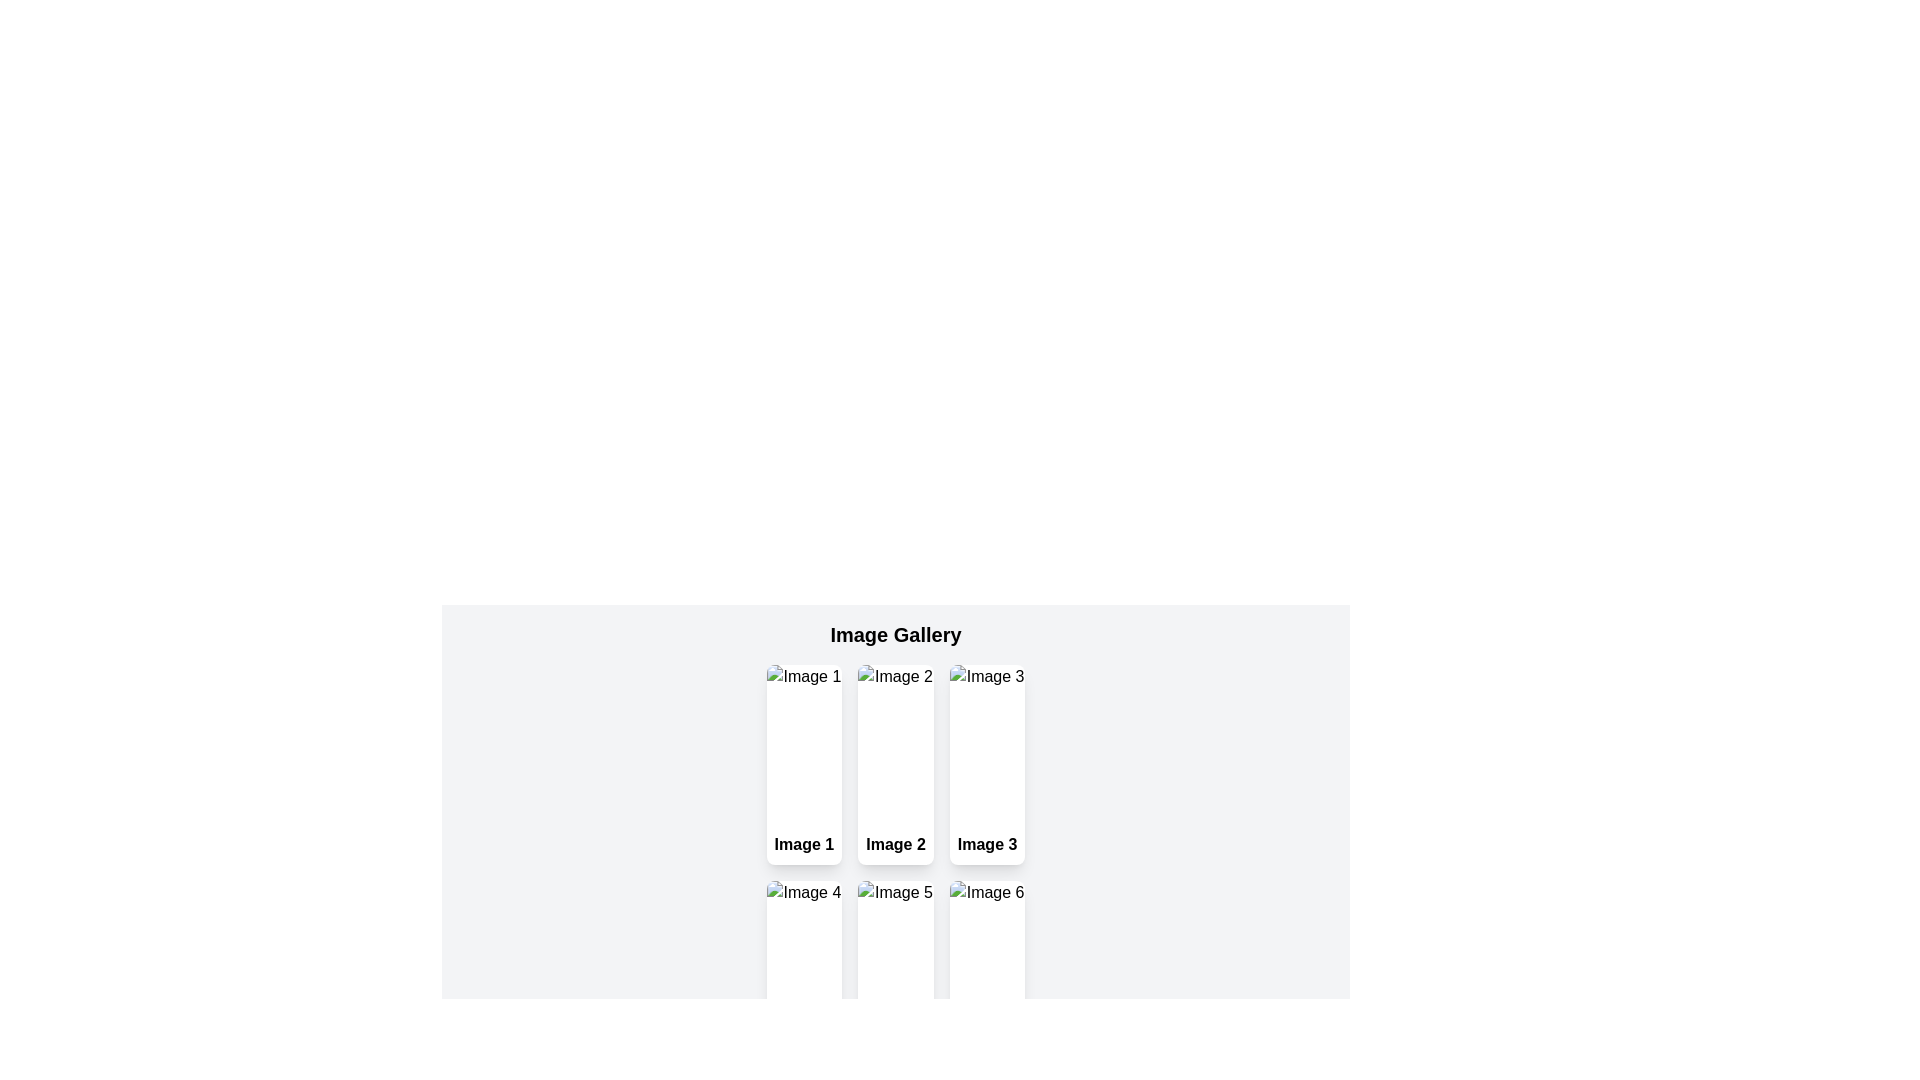  What do you see at coordinates (987, 844) in the screenshot?
I see `the text label reading 'Image 3' which is styled with centered alignment and semi-bold font weight, located below an image in the top-right corner of a grid layout, specifically the third item in the top row` at bounding box center [987, 844].